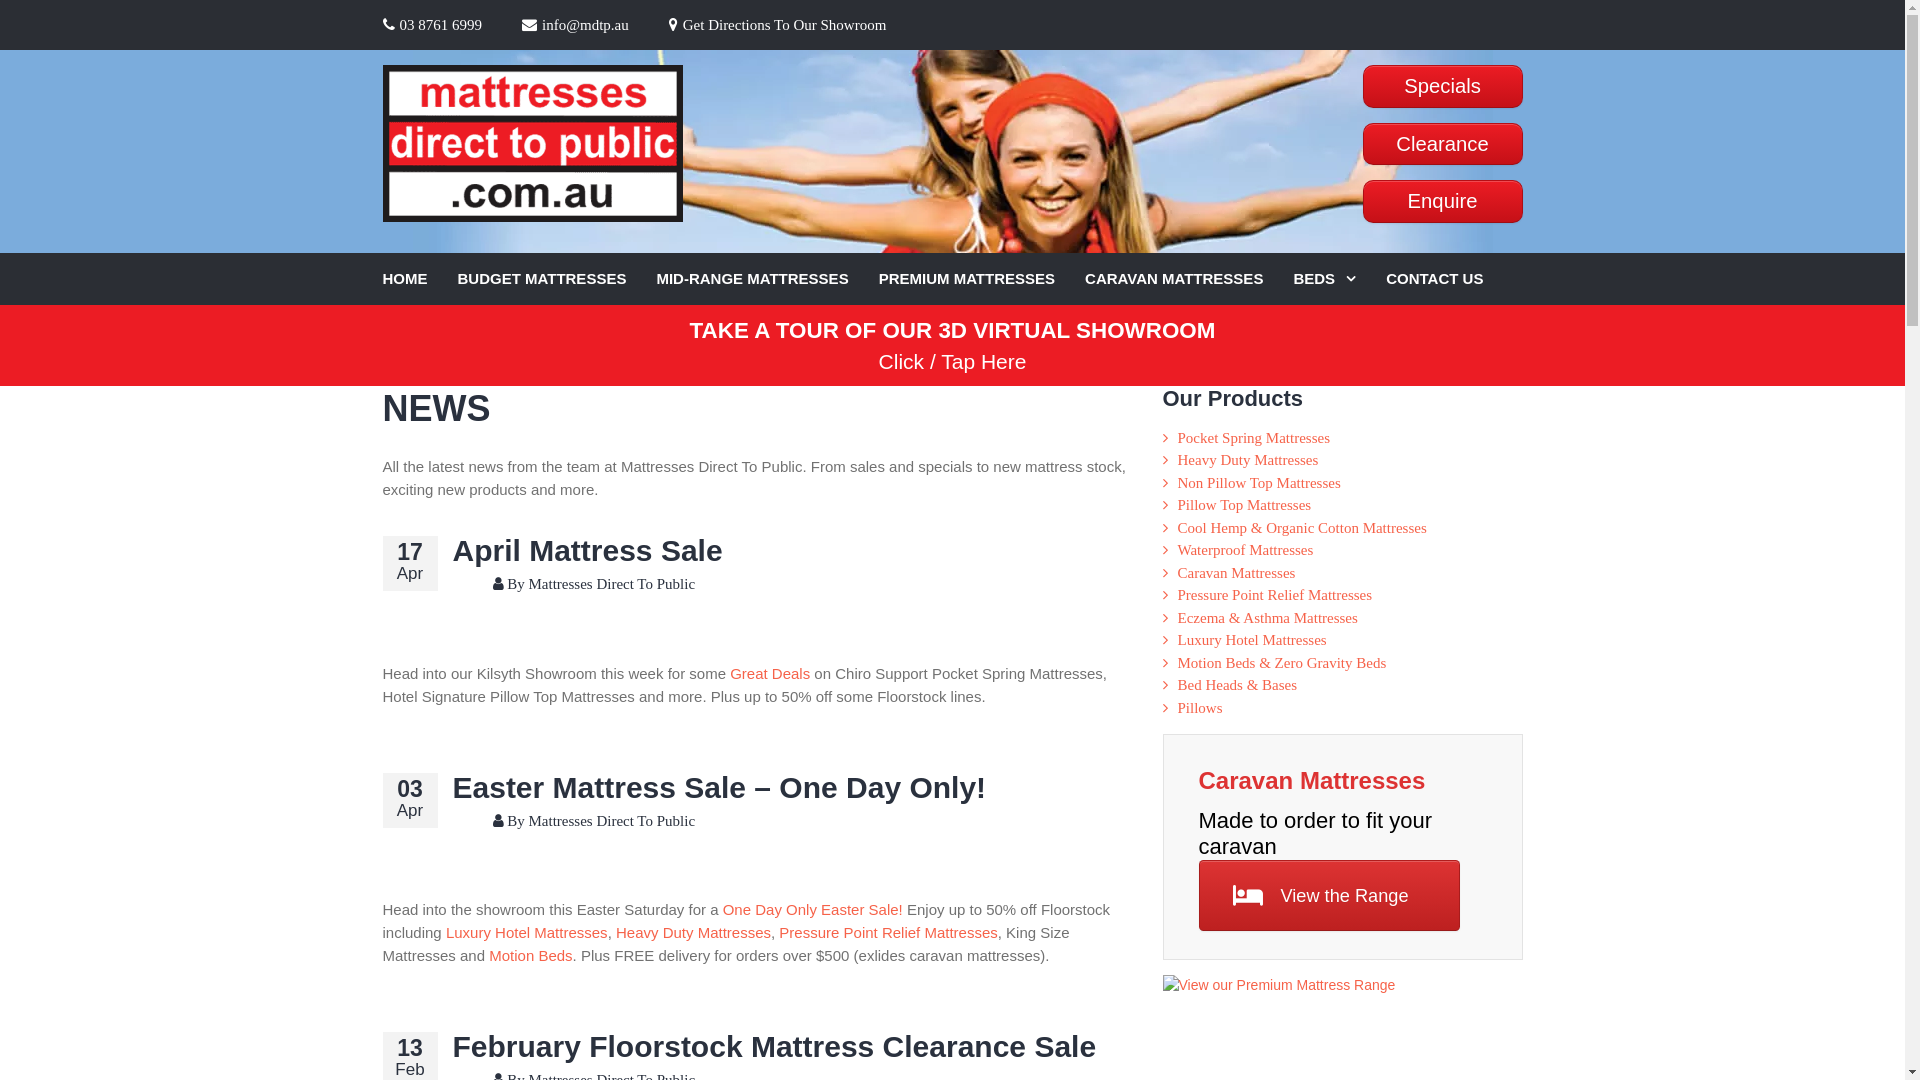 Image resolution: width=1920 pixels, height=1080 pixels. What do you see at coordinates (1258, 482) in the screenshot?
I see `'Non Pillow Top Mattresses'` at bounding box center [1258, 482].